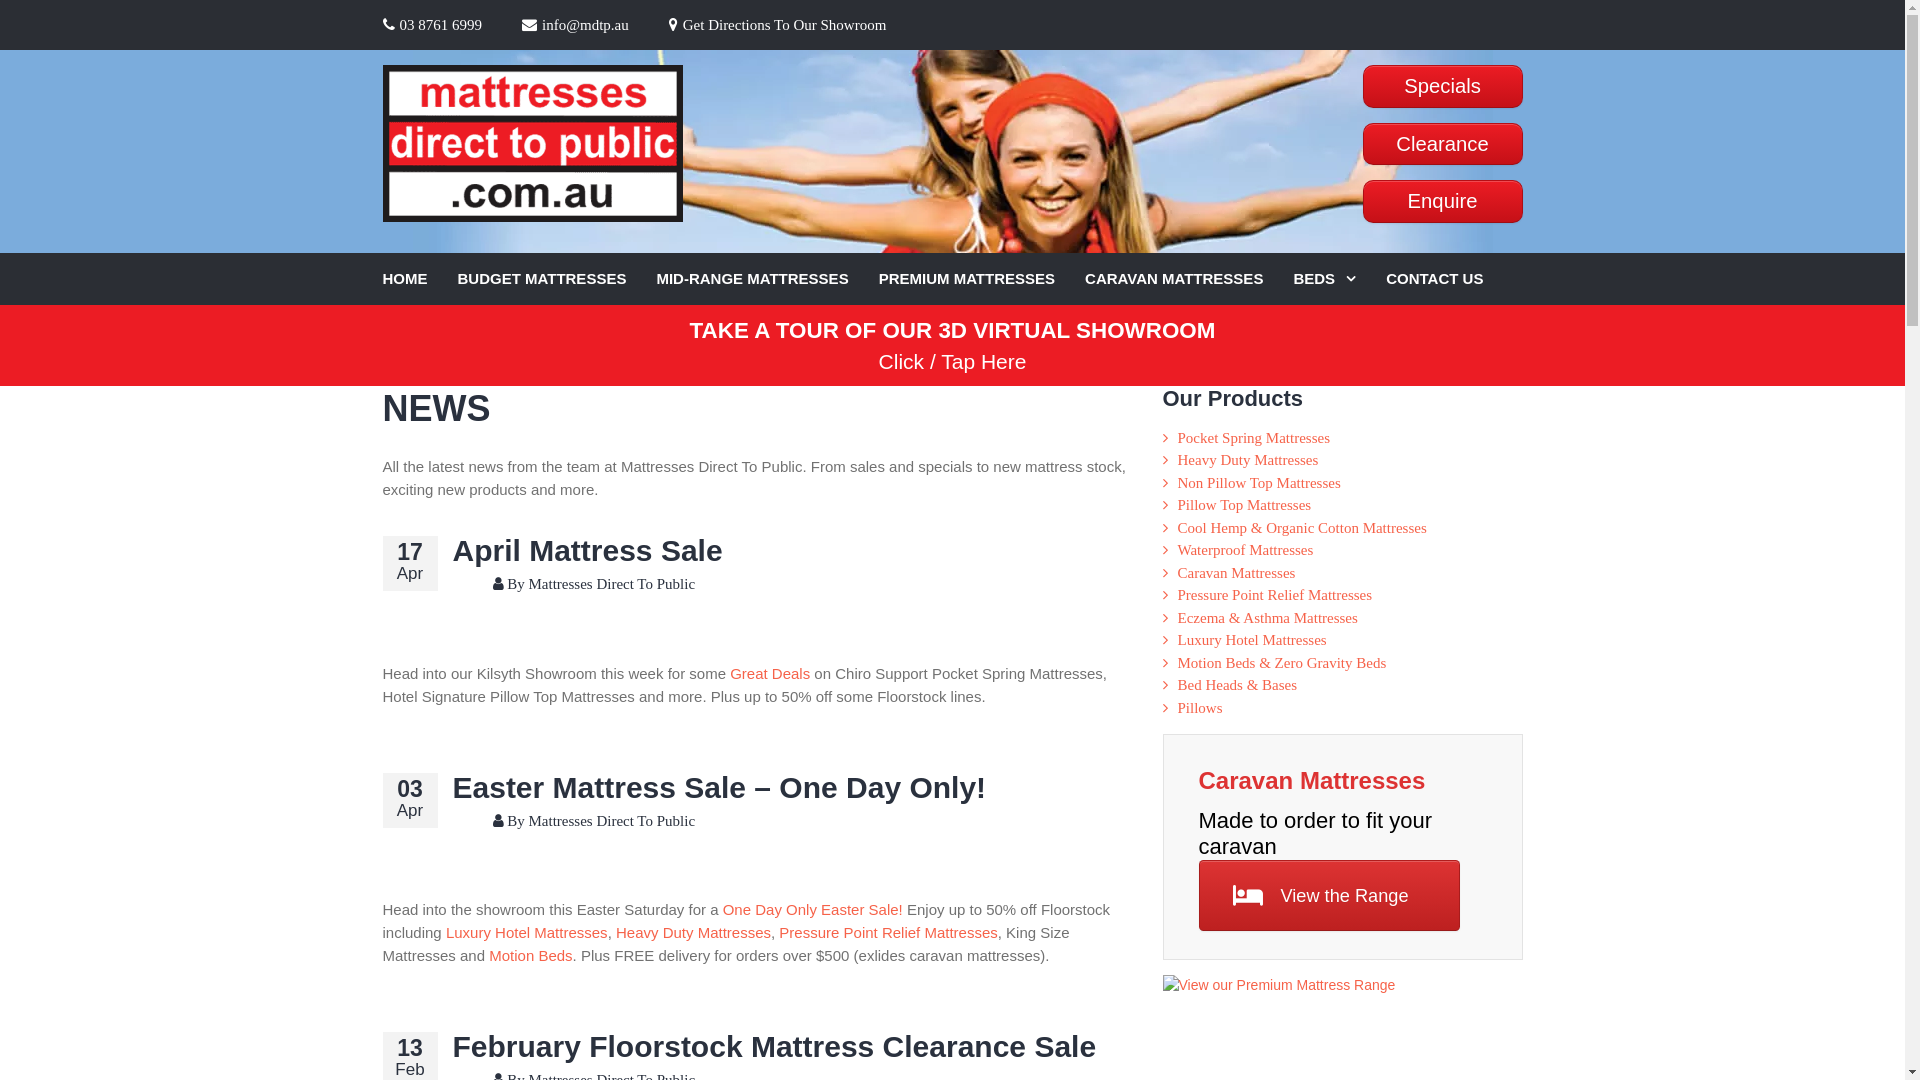 Image resolution: width=1920 pixels, height=1080 pixels. What do you see at coordinates (1258, 482) in the screenshot?
I see `'Non Pillow Top Mattresses'` at bounding box center [1258, 482].